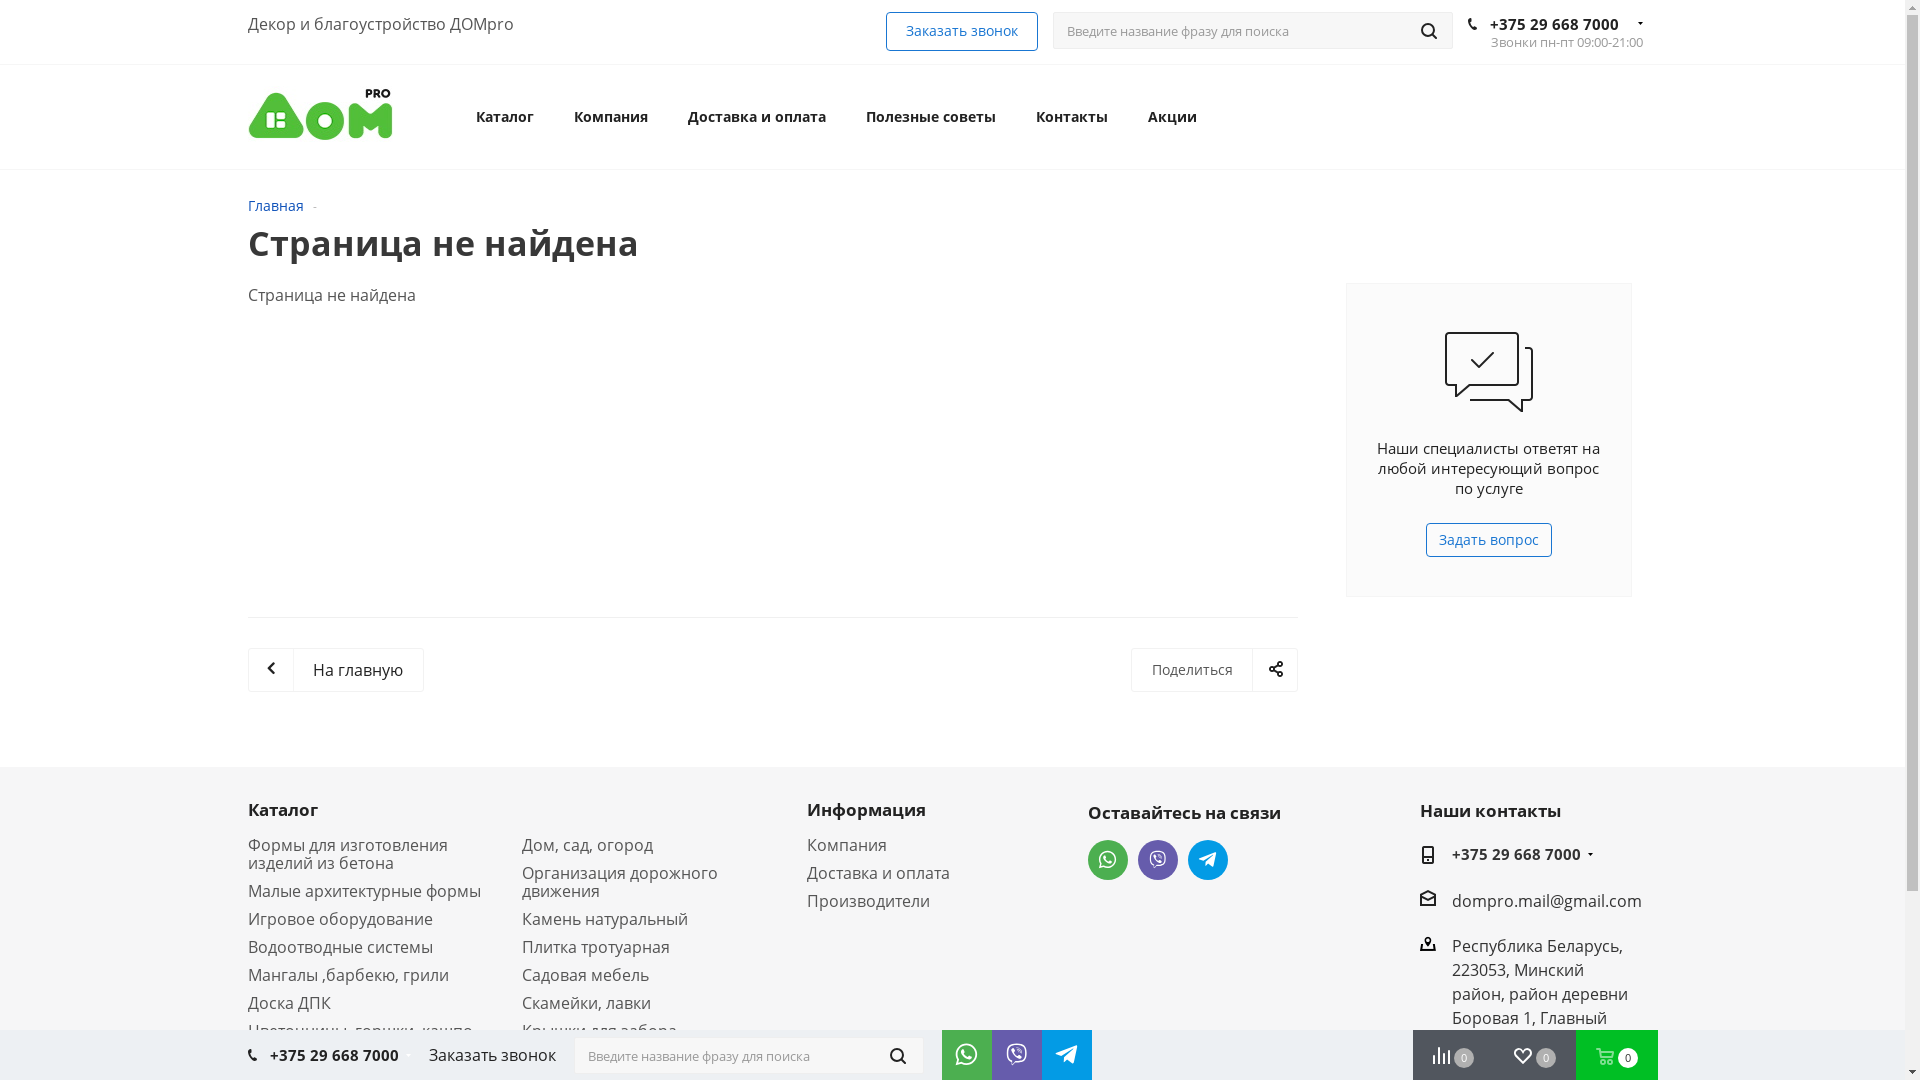 The width and height of the screenshot is (1920, 1080). I want to click on 'Viber', so click(1012, 1048).